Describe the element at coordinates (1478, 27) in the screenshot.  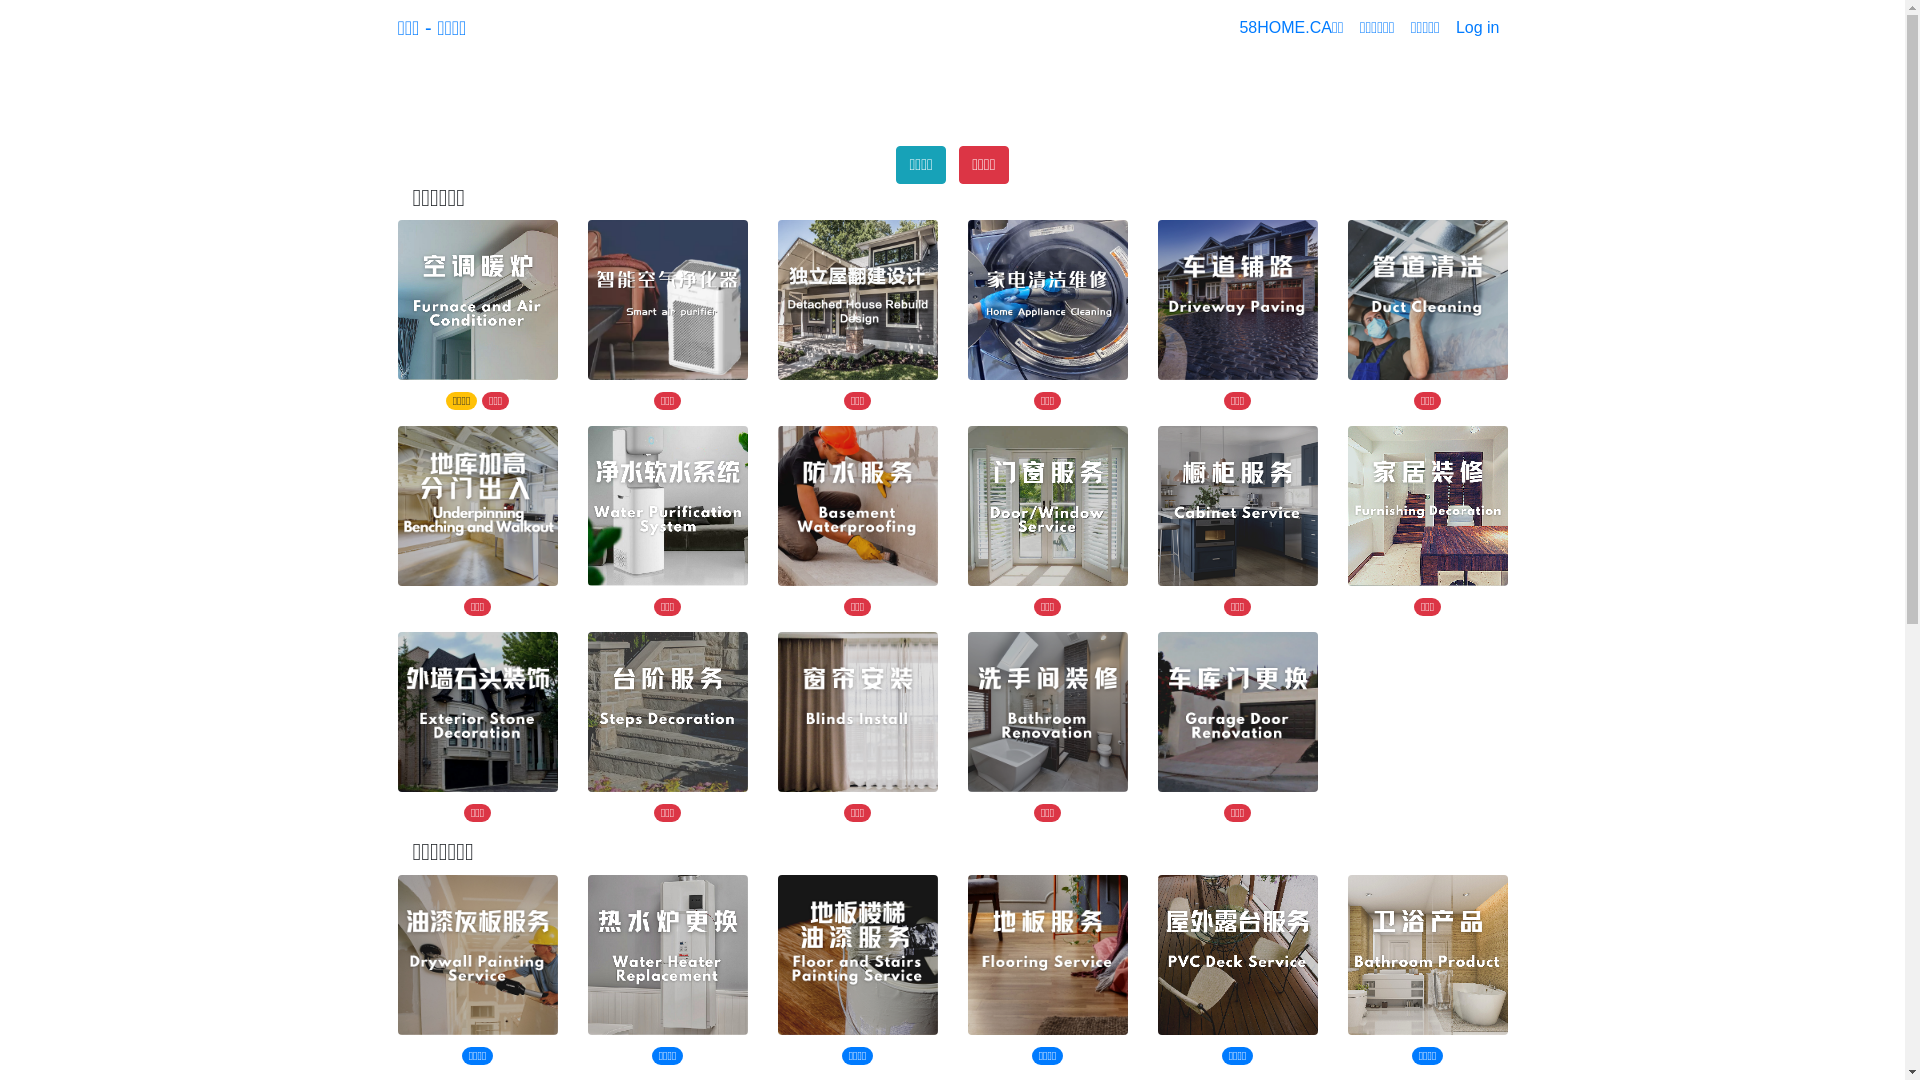
I see `'Log in'` at that location.